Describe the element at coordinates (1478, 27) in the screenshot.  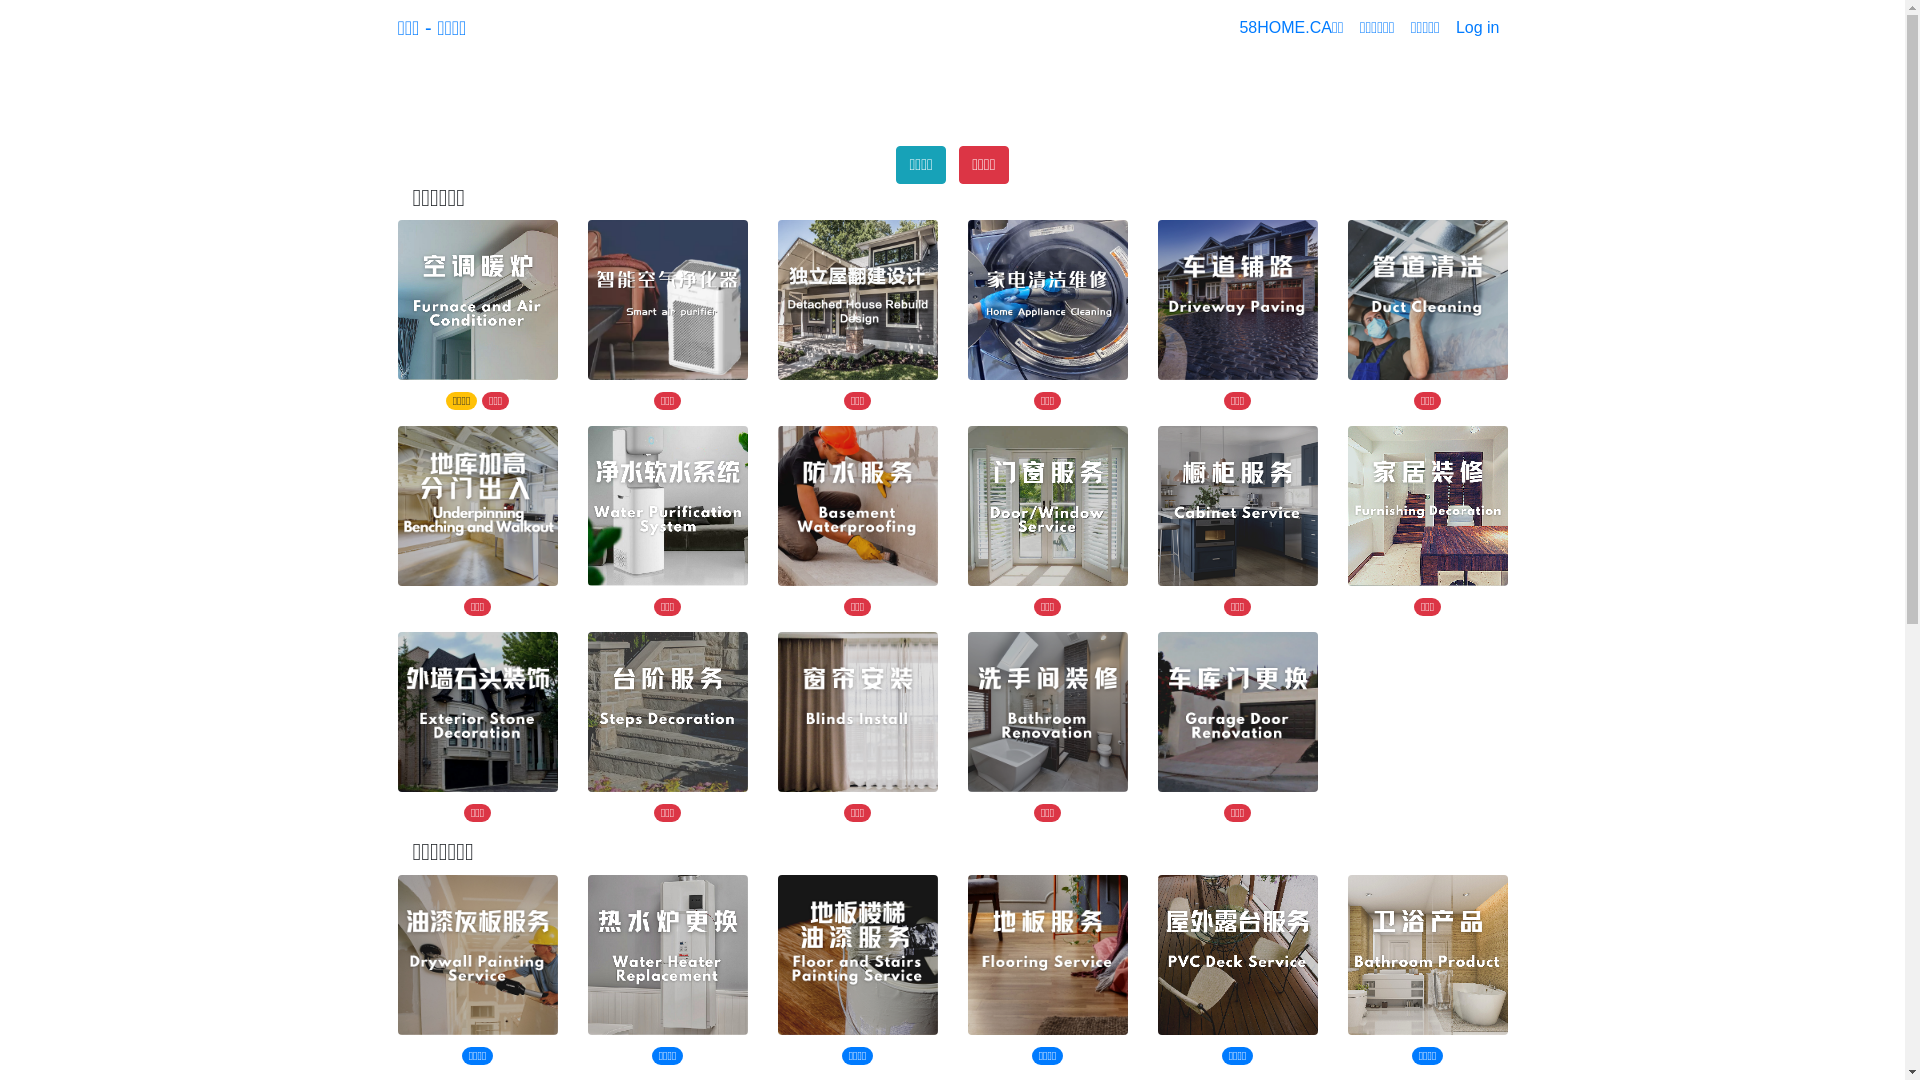
I see `'Log in'` at that location.